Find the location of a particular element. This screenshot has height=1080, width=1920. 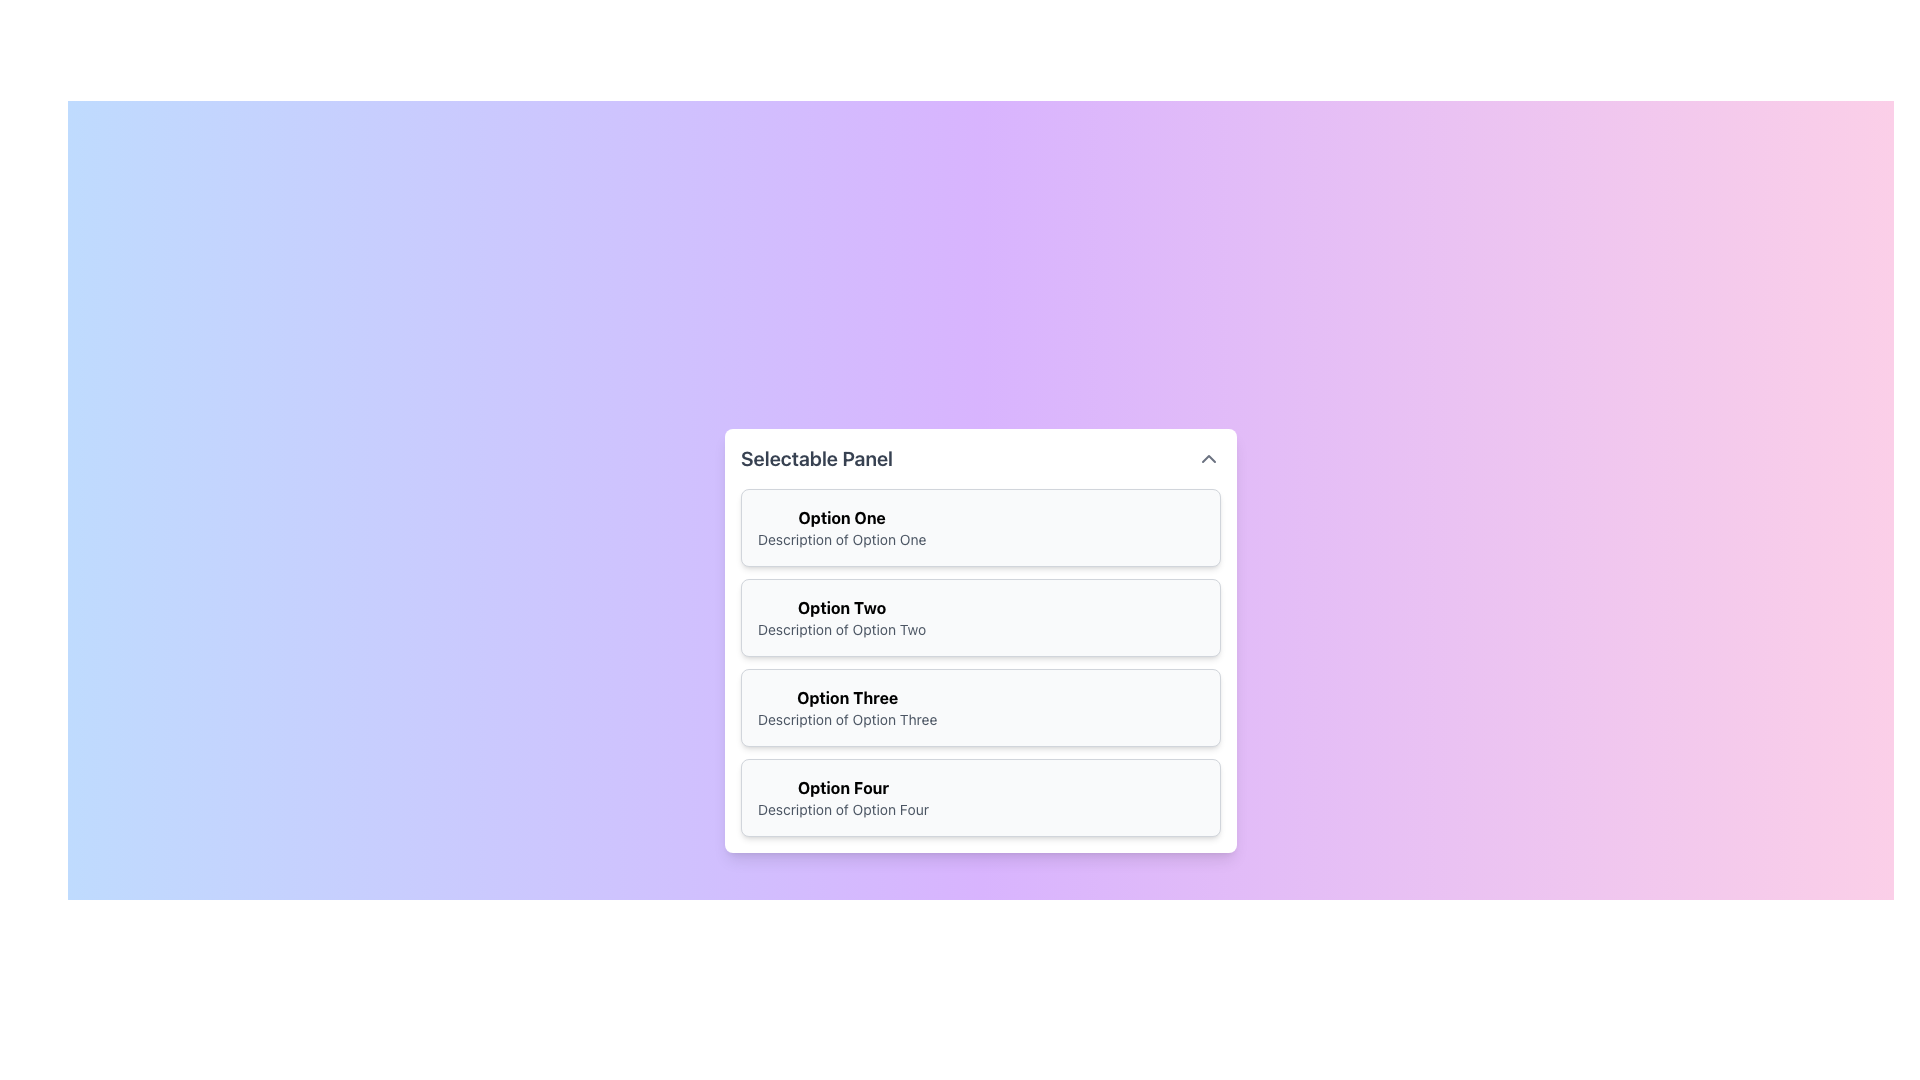

text of the label indicating the title of the third selectable option in the 'Selectable Panel', located above its description 'Description of Option Three' is located at coordinates (847, 697).